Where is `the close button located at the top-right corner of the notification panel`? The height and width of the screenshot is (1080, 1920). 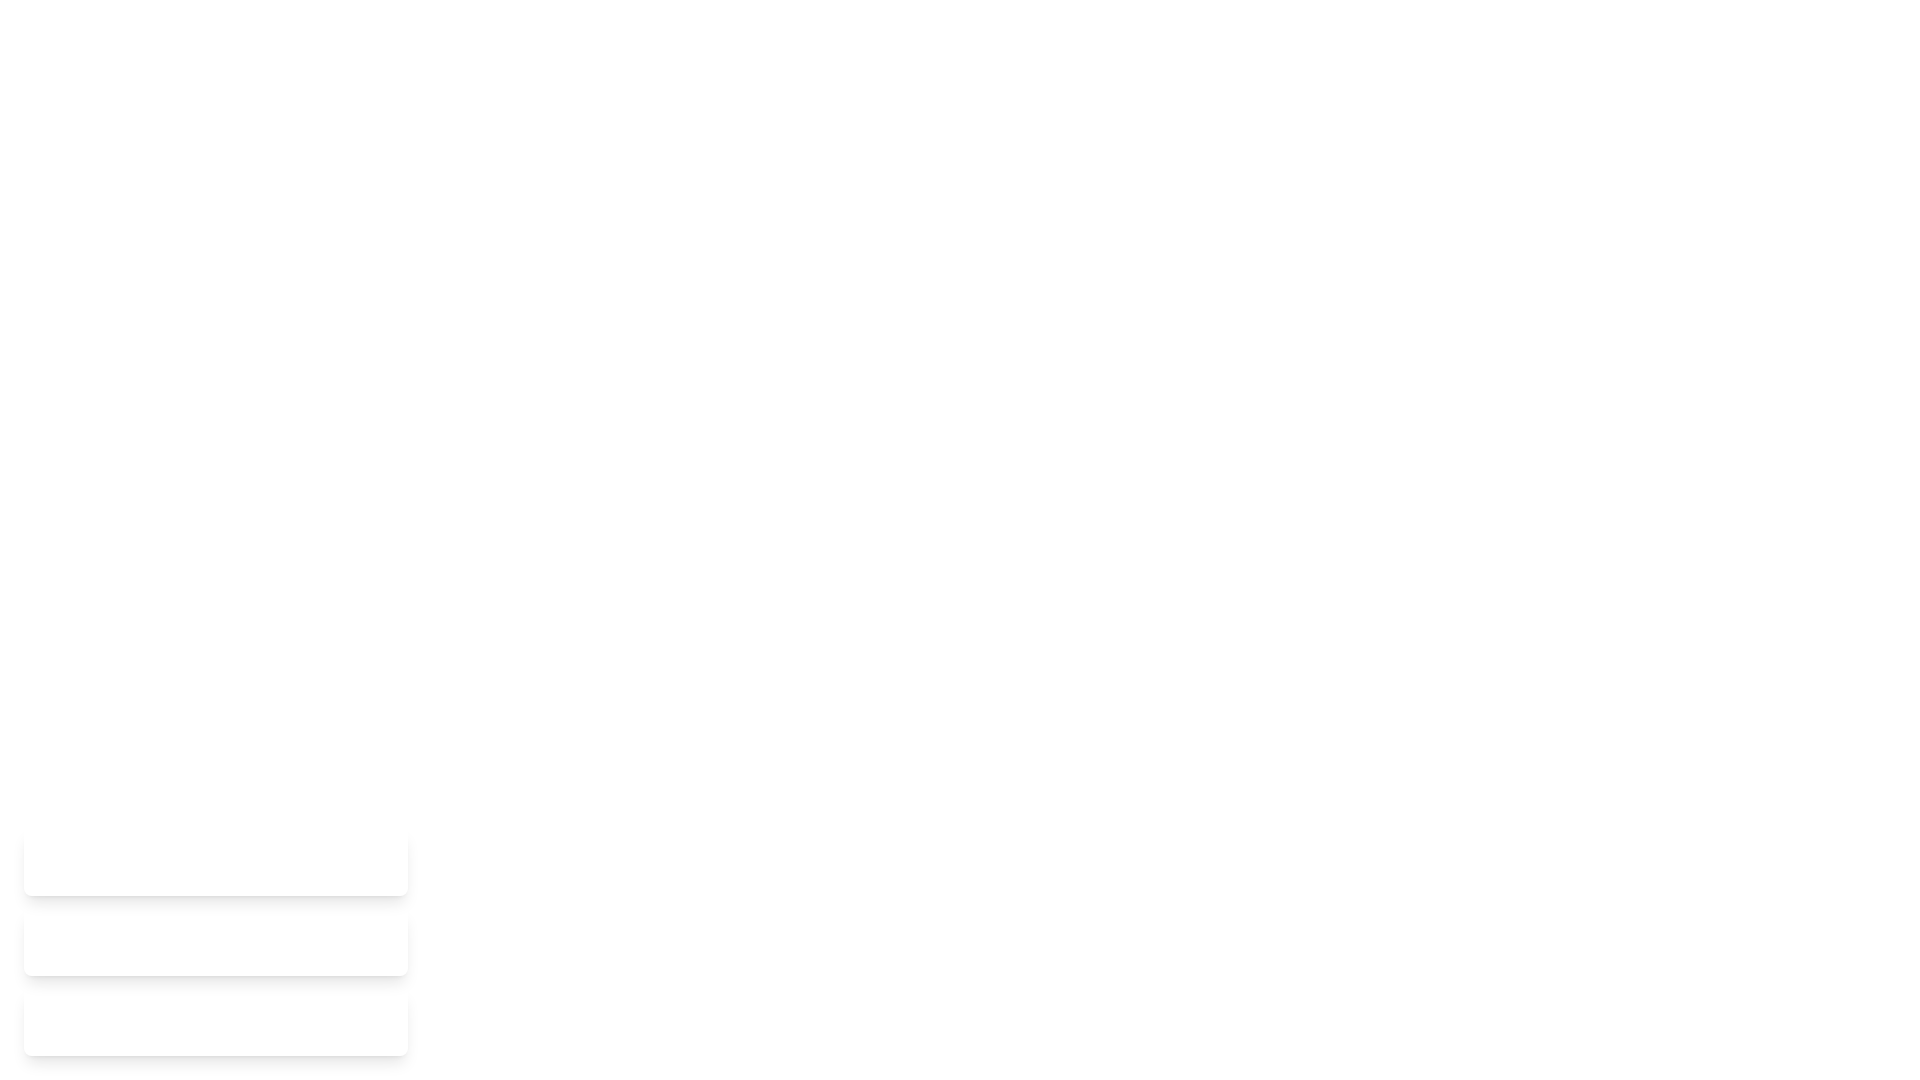 the close button located at the top-right corner of the notification panel is located at coordinates (375, 860).